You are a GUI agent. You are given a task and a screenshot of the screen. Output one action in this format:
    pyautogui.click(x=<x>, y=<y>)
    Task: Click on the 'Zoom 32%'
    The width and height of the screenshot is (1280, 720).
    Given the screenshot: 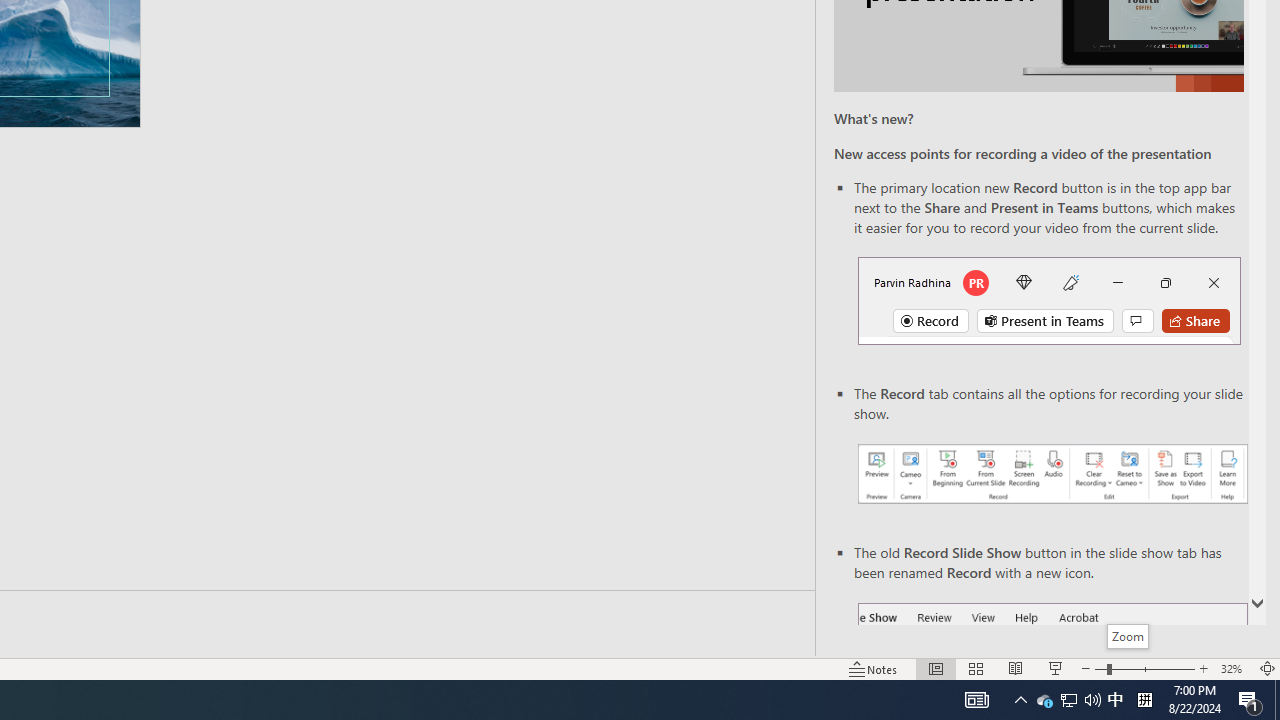 What is the action you would take?
    pyautogui.click(x=1233, y=669)
    